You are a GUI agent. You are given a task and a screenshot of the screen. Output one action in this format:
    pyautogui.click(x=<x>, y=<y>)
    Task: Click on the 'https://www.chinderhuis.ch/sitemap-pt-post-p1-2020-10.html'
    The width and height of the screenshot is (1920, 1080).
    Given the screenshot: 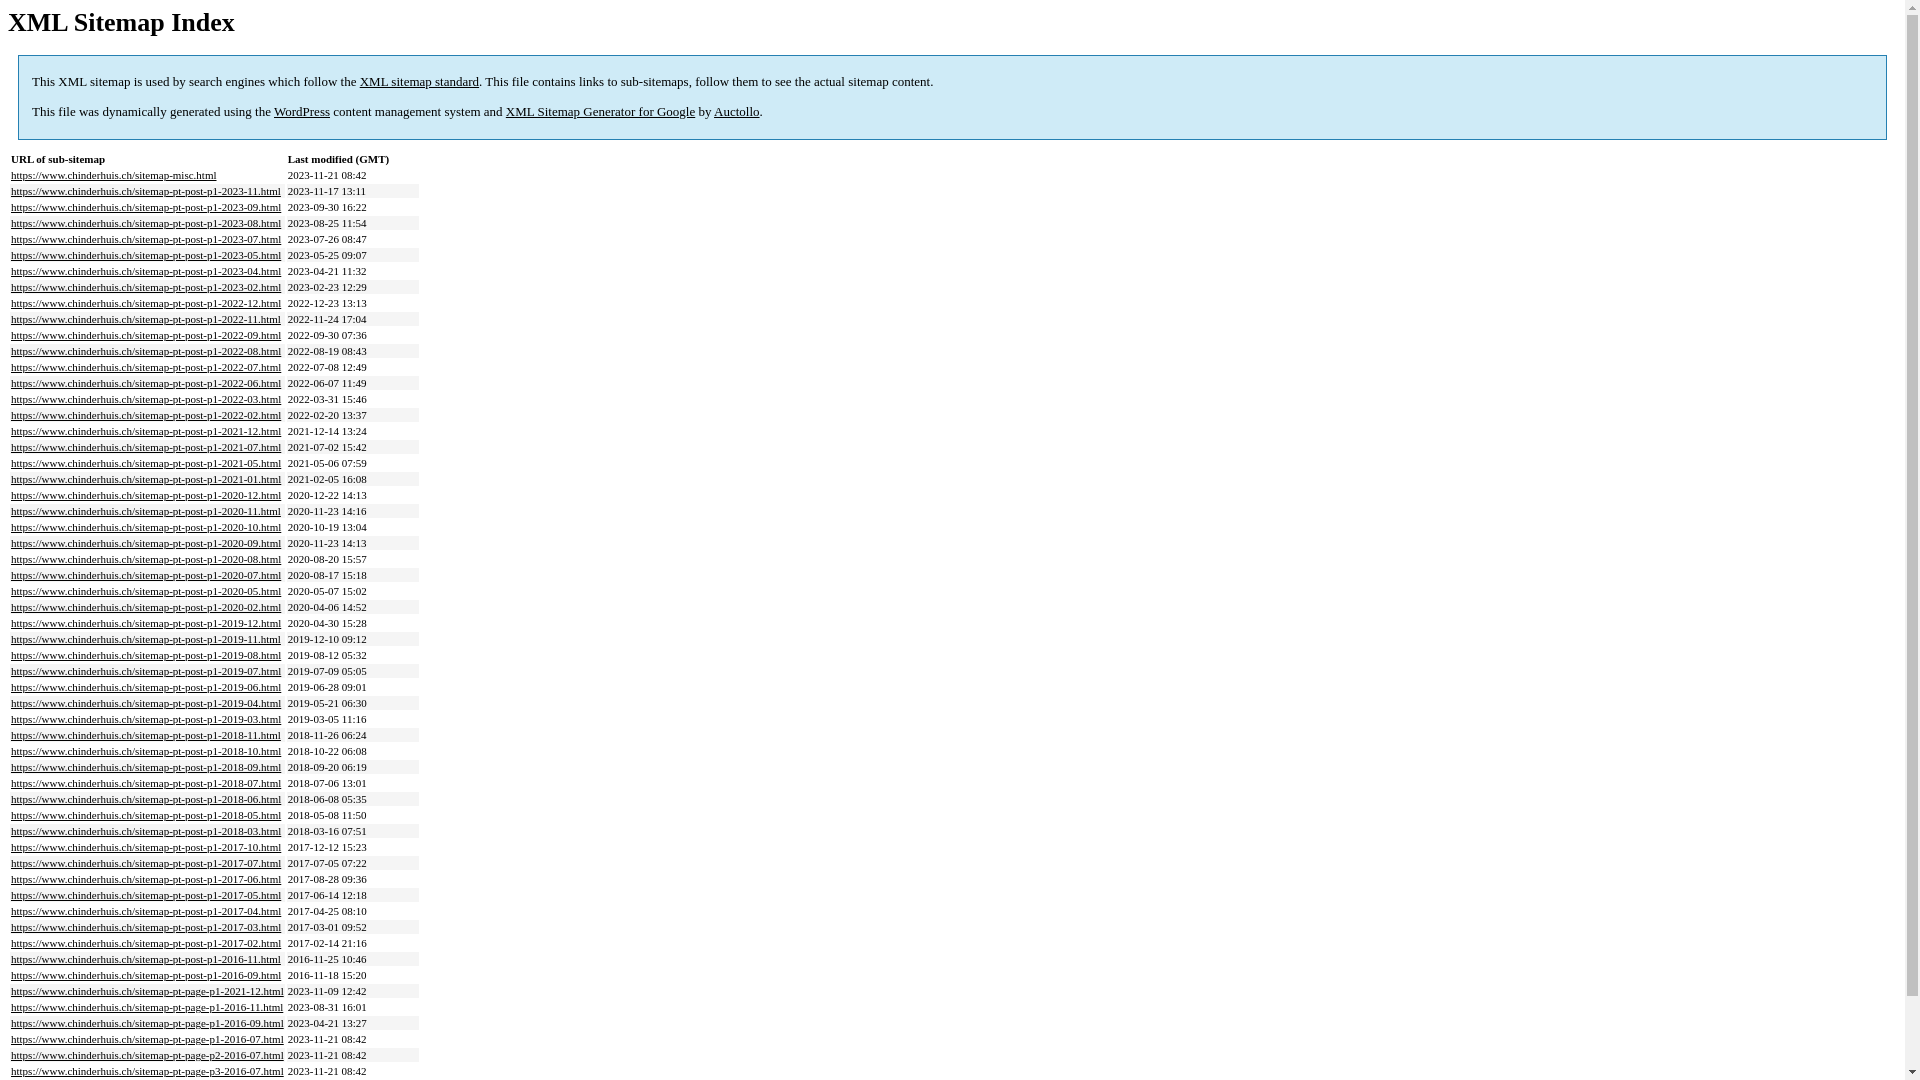 What is the action you would take?
    pyautogui.click(x=144, y=526)
    